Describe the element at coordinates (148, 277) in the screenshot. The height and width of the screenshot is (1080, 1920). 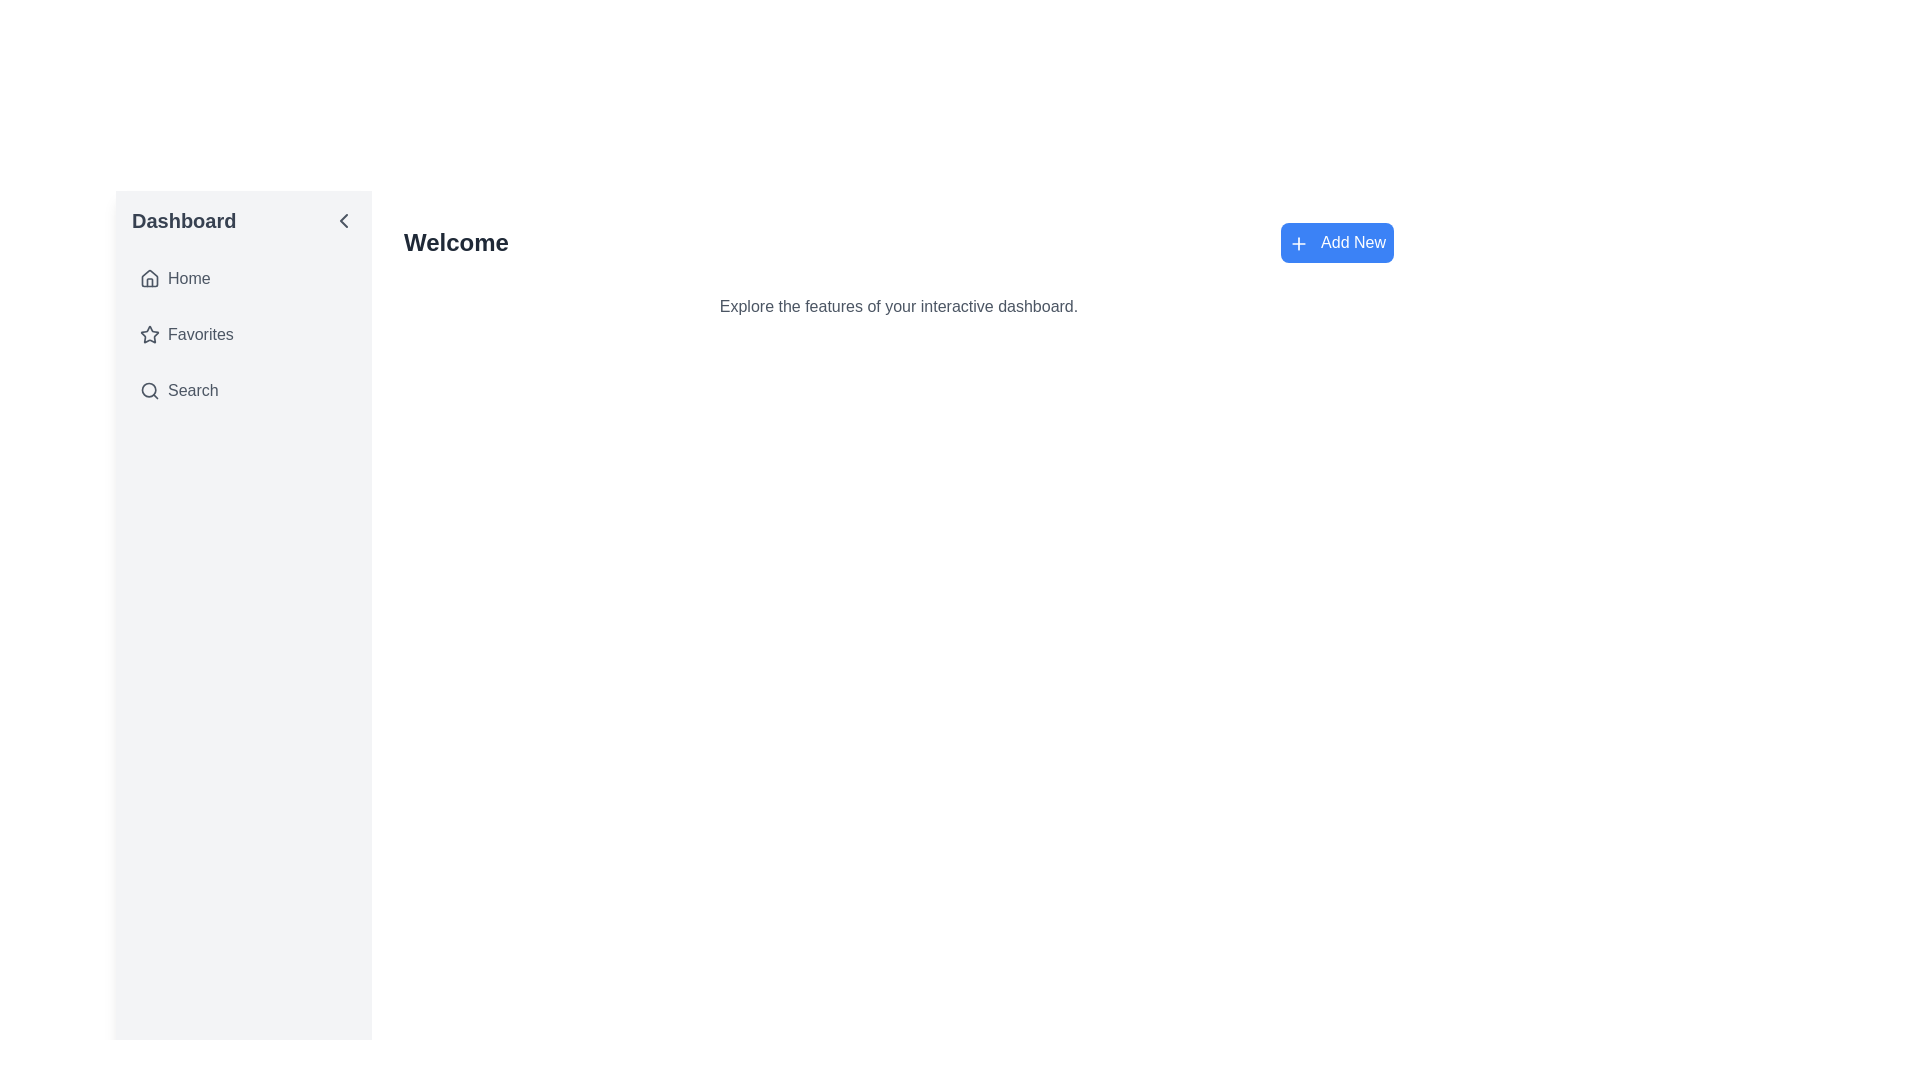
I see `the house-shaped icon in the sidebar under the 'Home' menu item` at that location.